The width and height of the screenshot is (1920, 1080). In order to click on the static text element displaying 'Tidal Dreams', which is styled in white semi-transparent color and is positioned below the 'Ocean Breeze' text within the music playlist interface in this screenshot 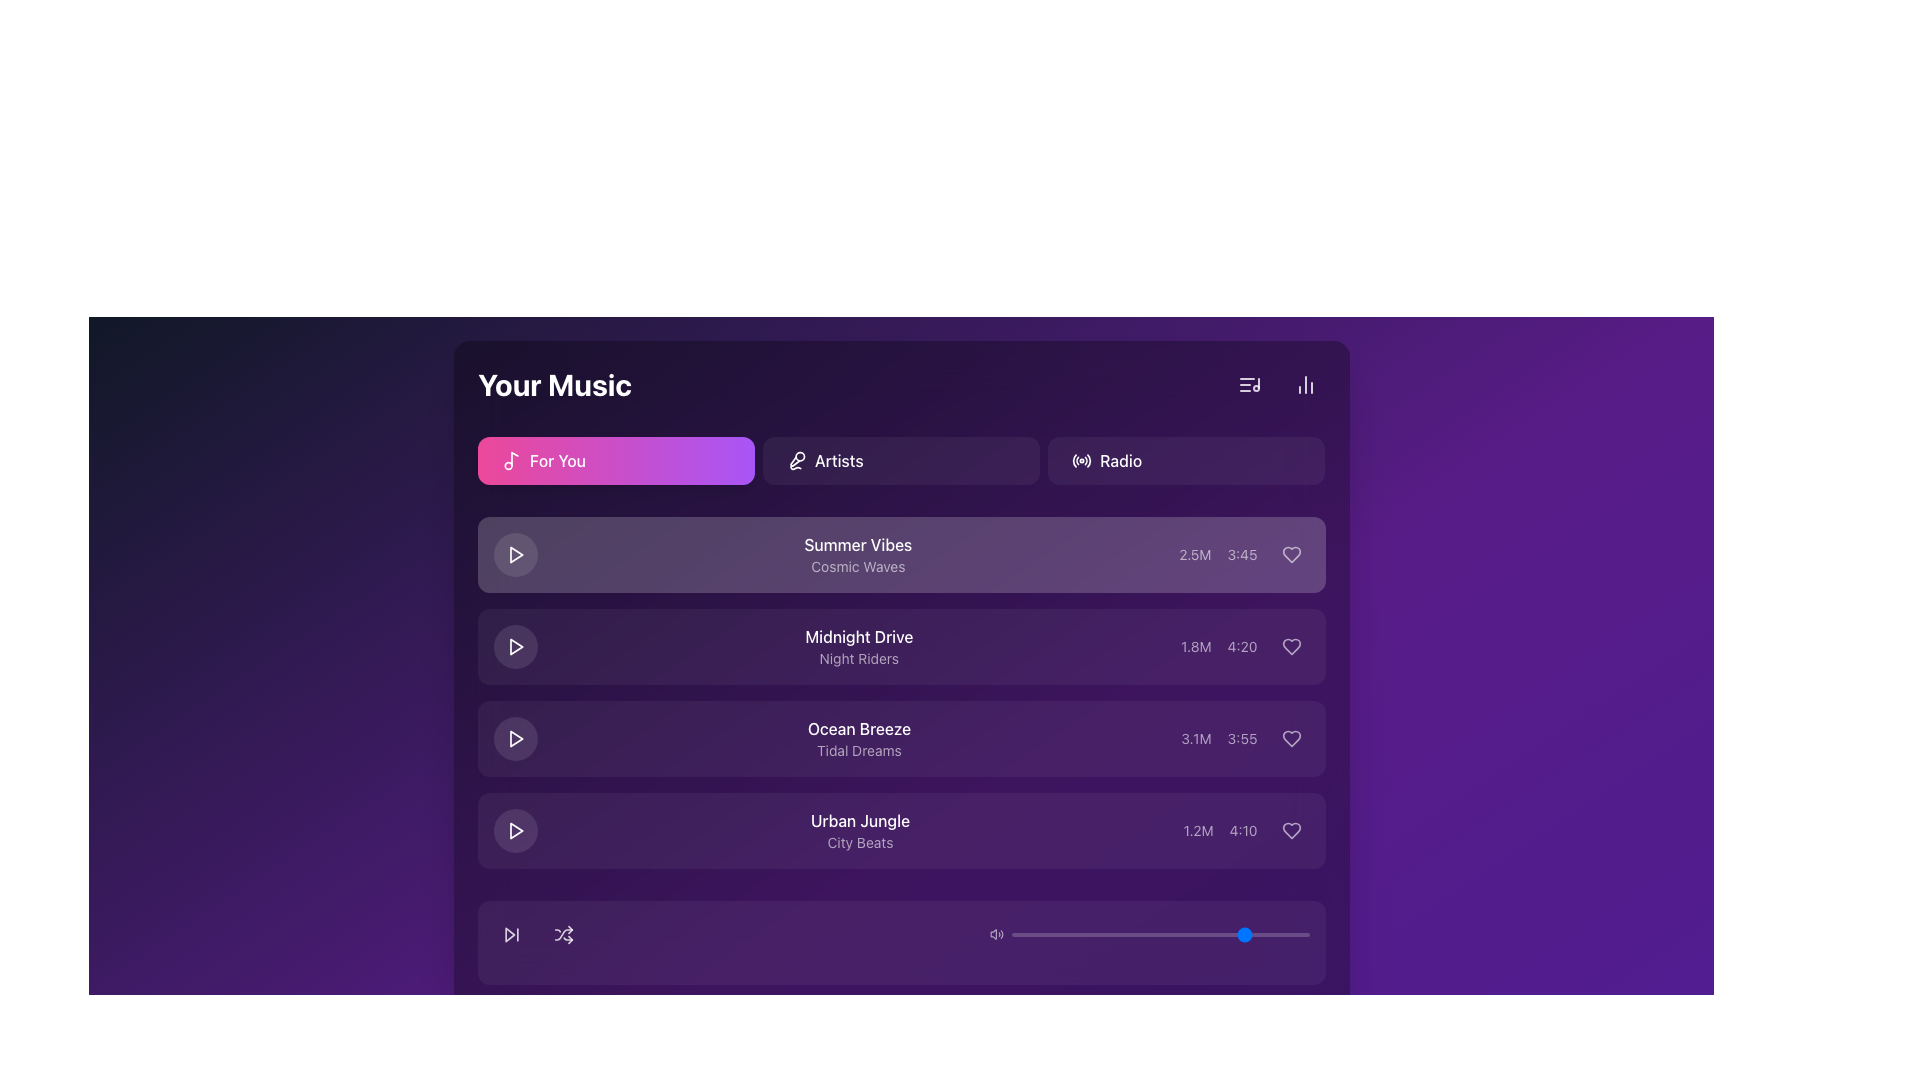, I will do `click(859, 751)`.